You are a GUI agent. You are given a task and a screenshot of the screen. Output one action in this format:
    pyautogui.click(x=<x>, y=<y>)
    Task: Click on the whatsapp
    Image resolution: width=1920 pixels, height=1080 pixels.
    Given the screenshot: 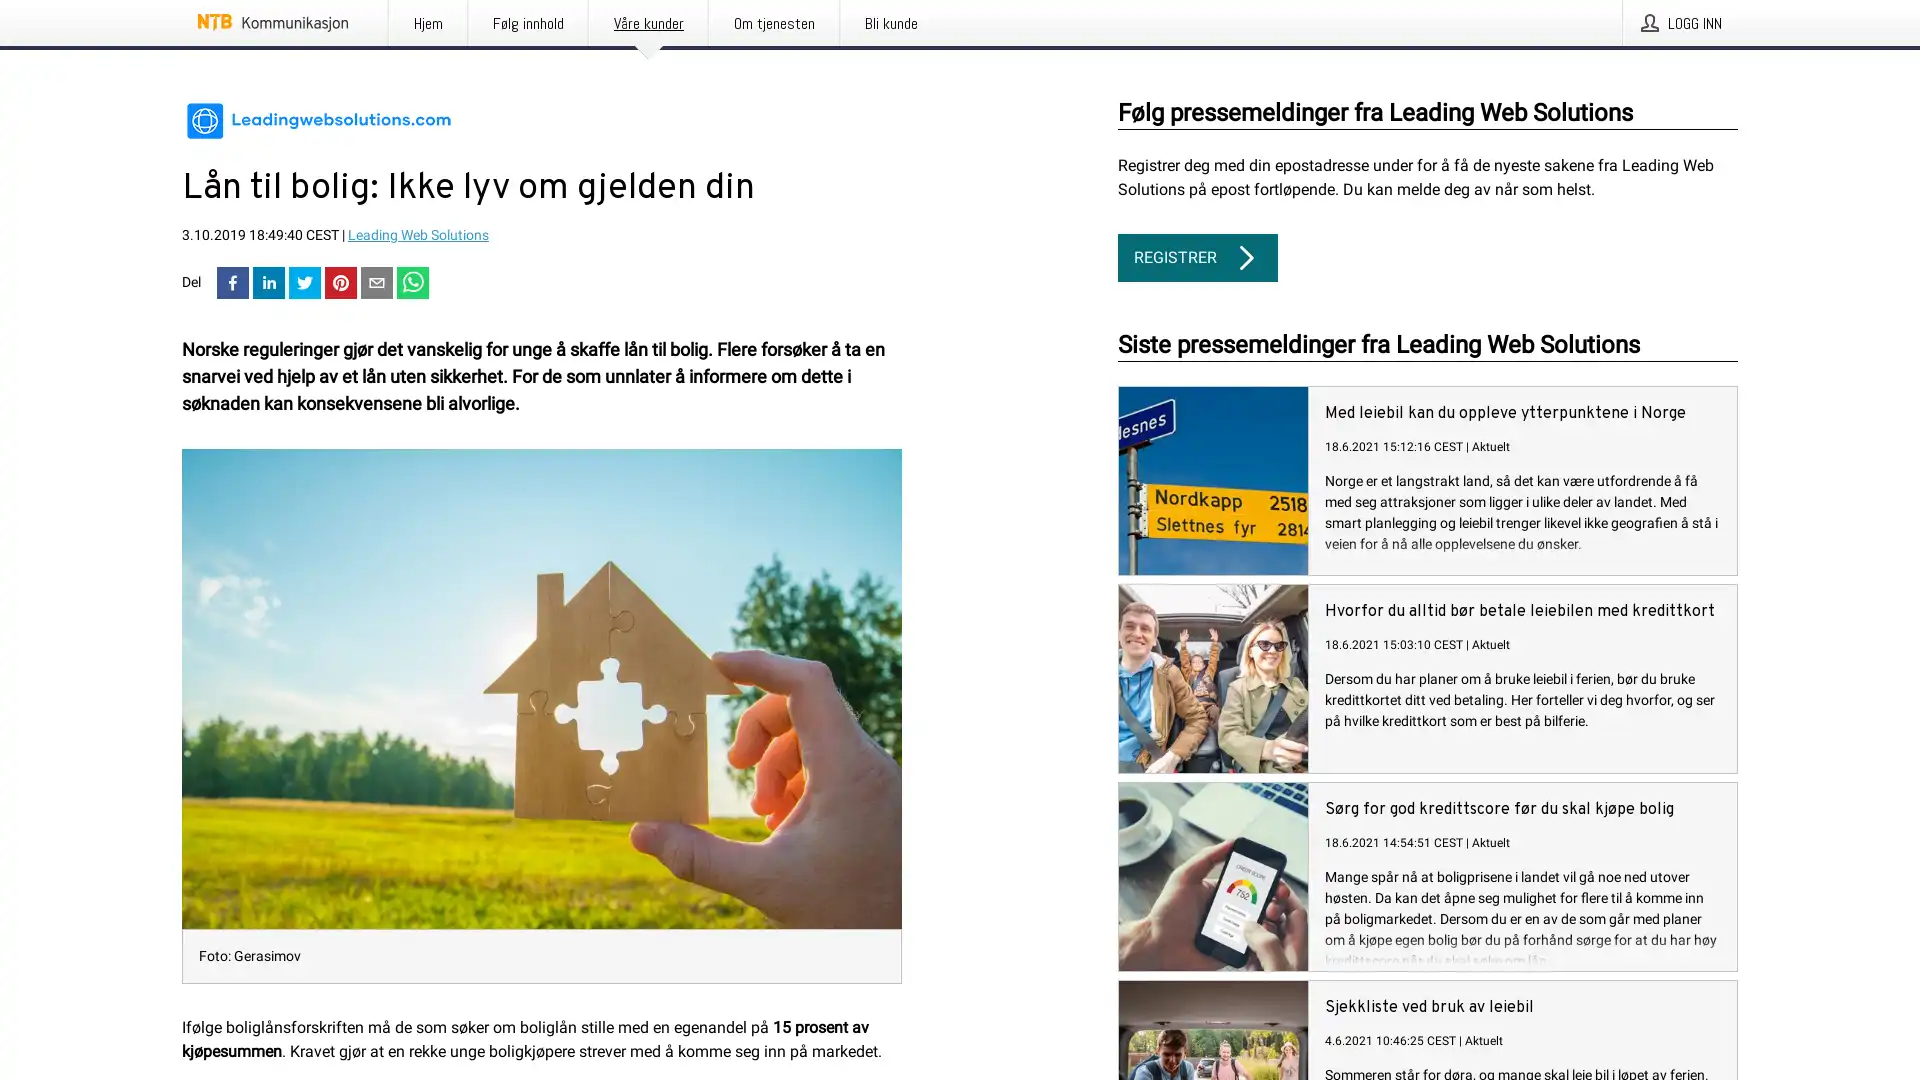 What is the action you would take?
    pyautogui.click(x=411, y=285)
    